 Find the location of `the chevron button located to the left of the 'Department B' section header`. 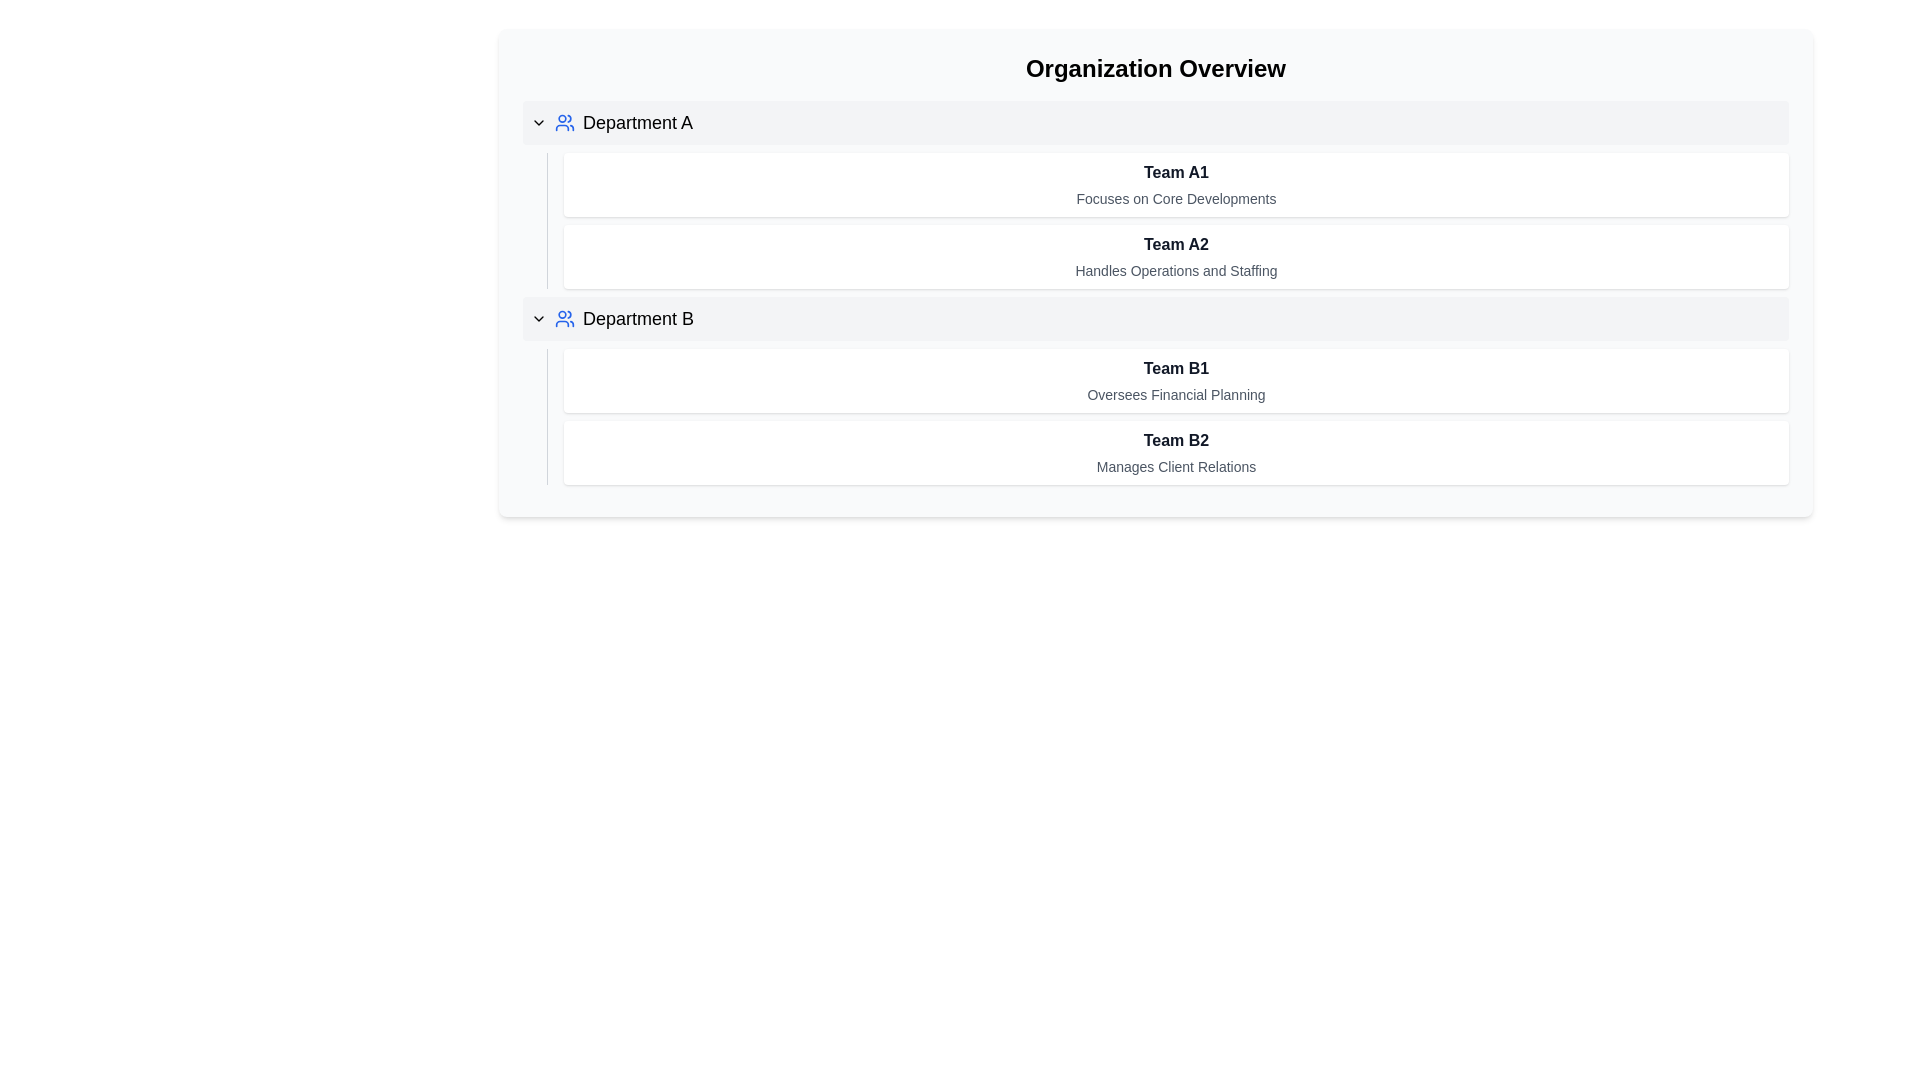

the chevron button located to the left of the 'Department B' section header is located at coordinates (538, 318).